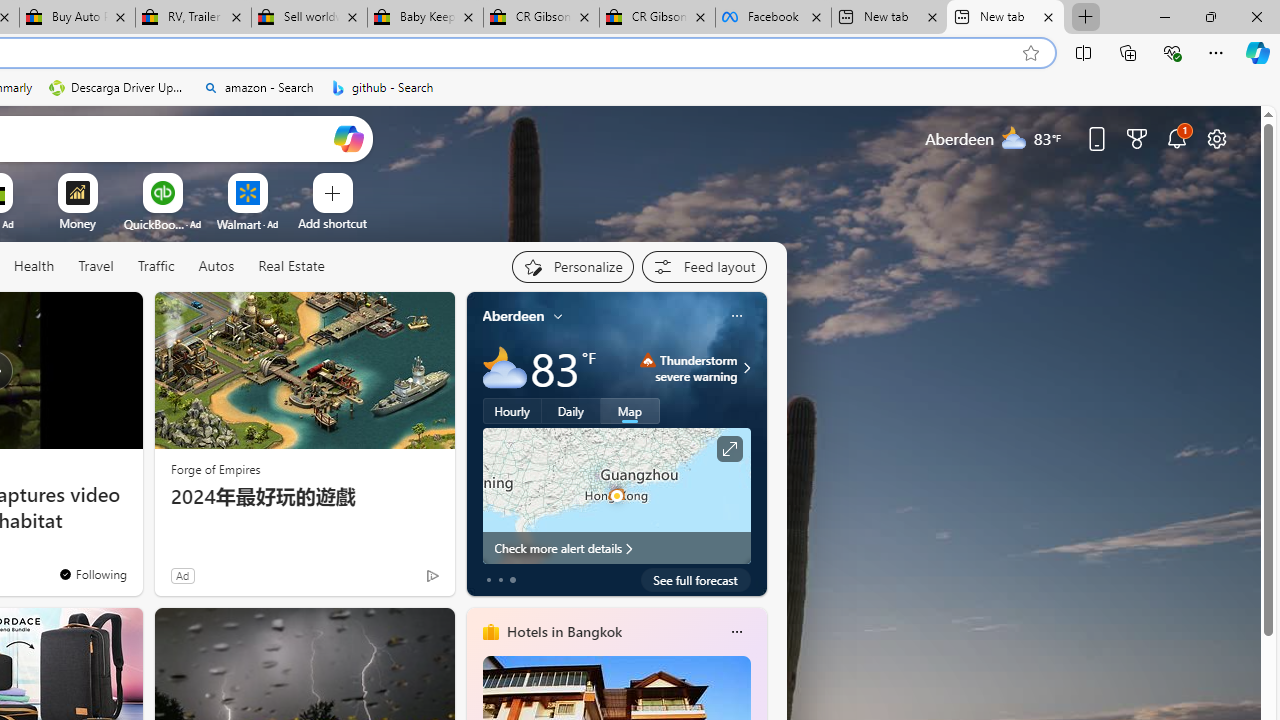 Image resolution: width=1280 pixels, height=720 pixels. What do you see at coordinates (1215, 137) in the screenshot?
I see `'Page settings'` at bounding box center [1215, 137].